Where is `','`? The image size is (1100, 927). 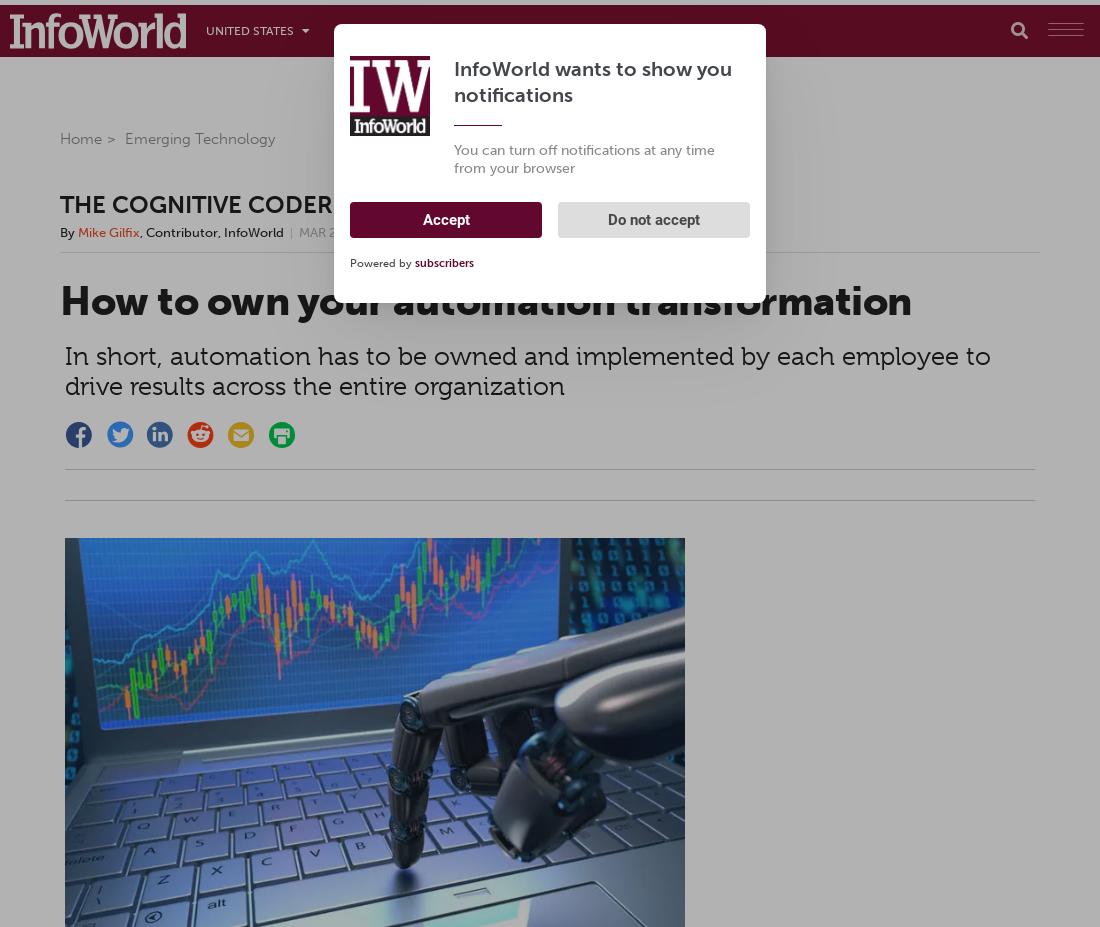 ',' is located at coordinates (142, 231).